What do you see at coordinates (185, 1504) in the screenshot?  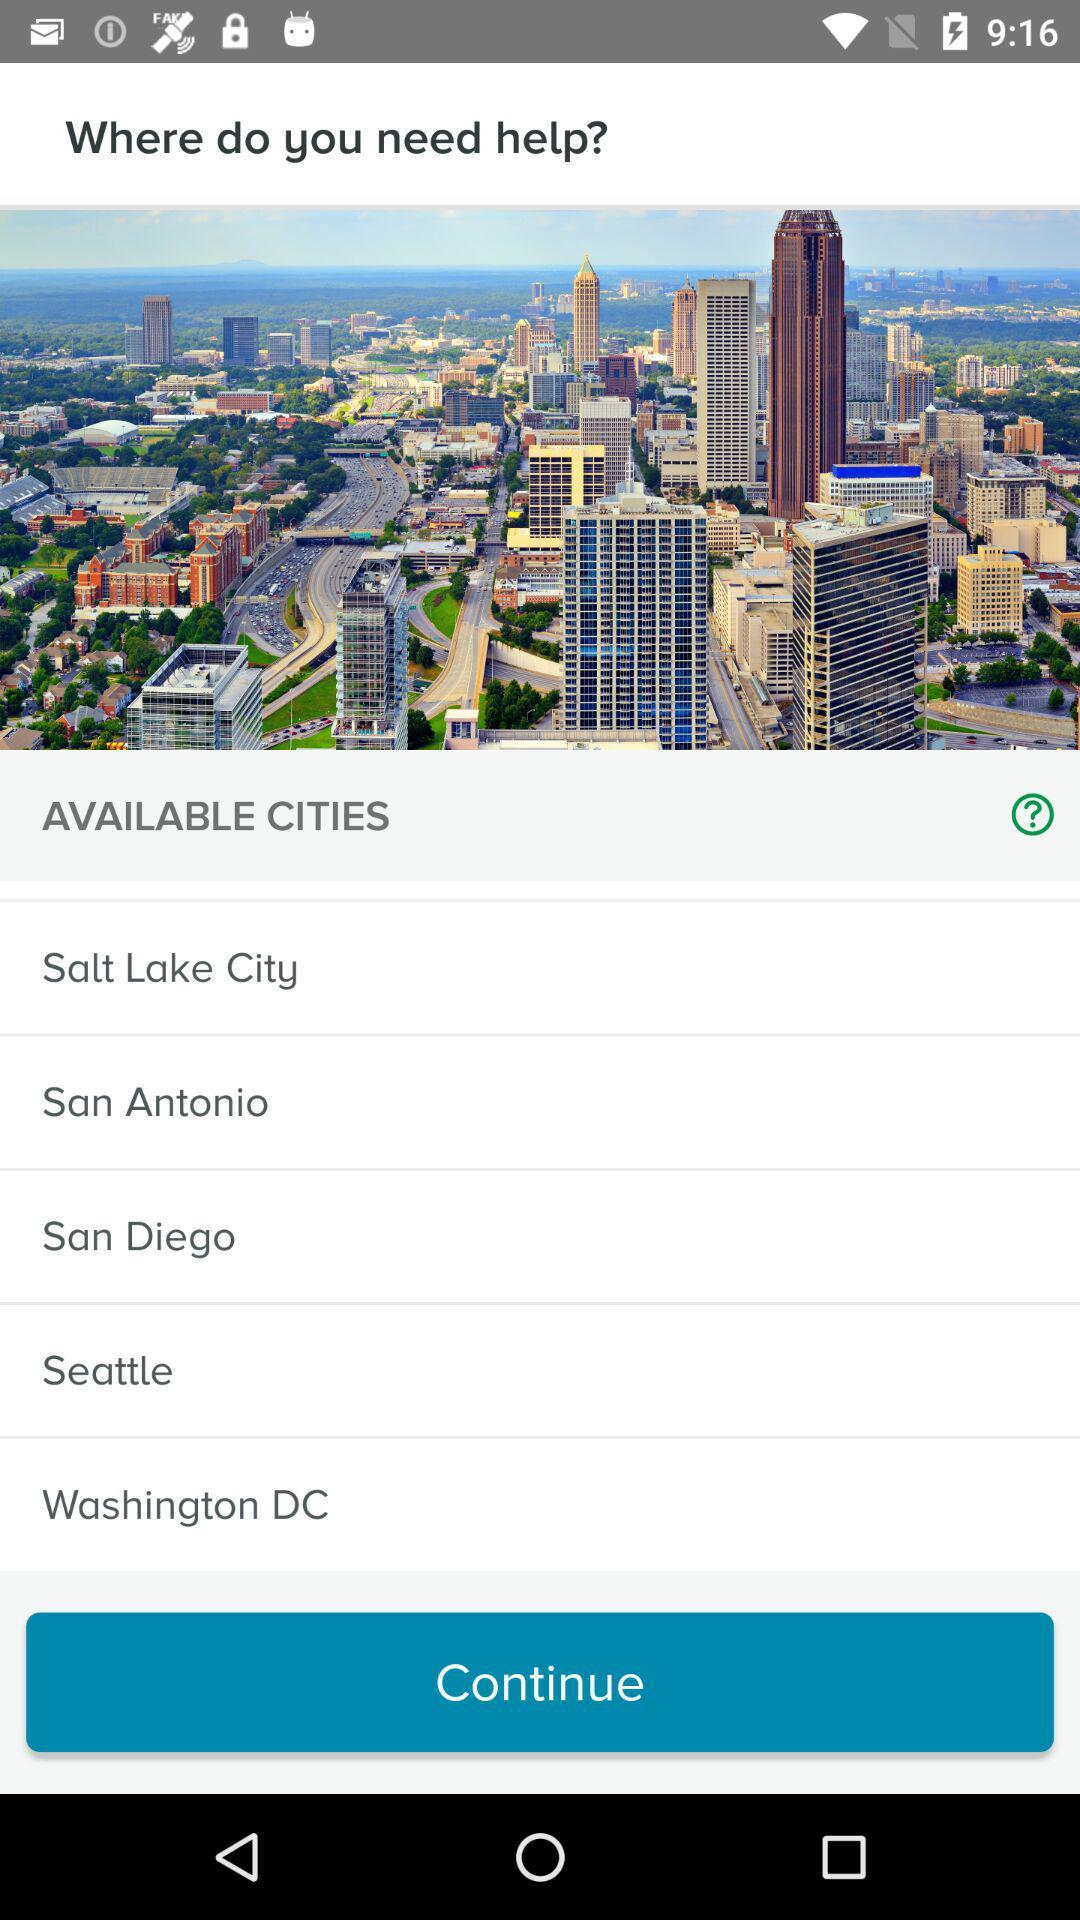 I see `the washington dc icon` at bounding box center [185, 1504].